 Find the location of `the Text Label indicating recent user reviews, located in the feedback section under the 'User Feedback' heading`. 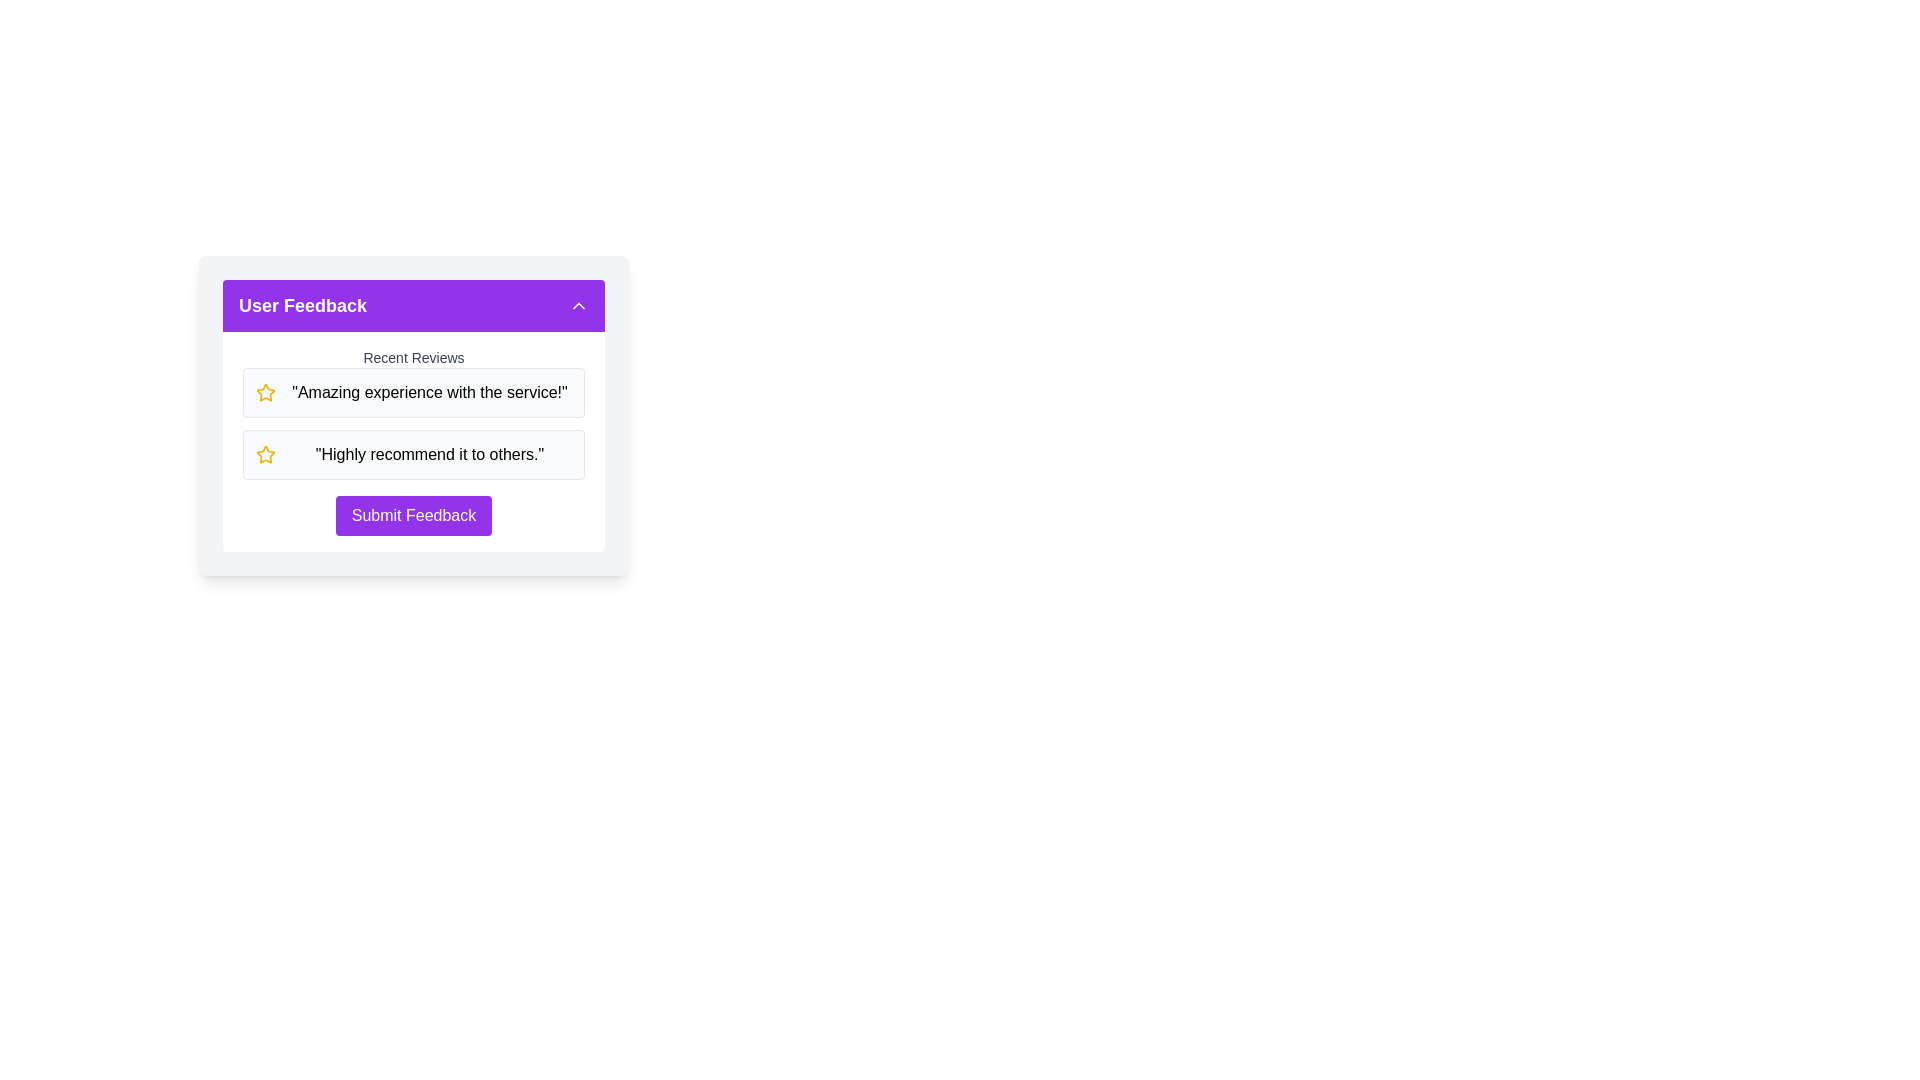

the Text Label indicating recent user reviews, located in the feedback section under the 'User Feedback' heading is located at coordinates (412, 357).